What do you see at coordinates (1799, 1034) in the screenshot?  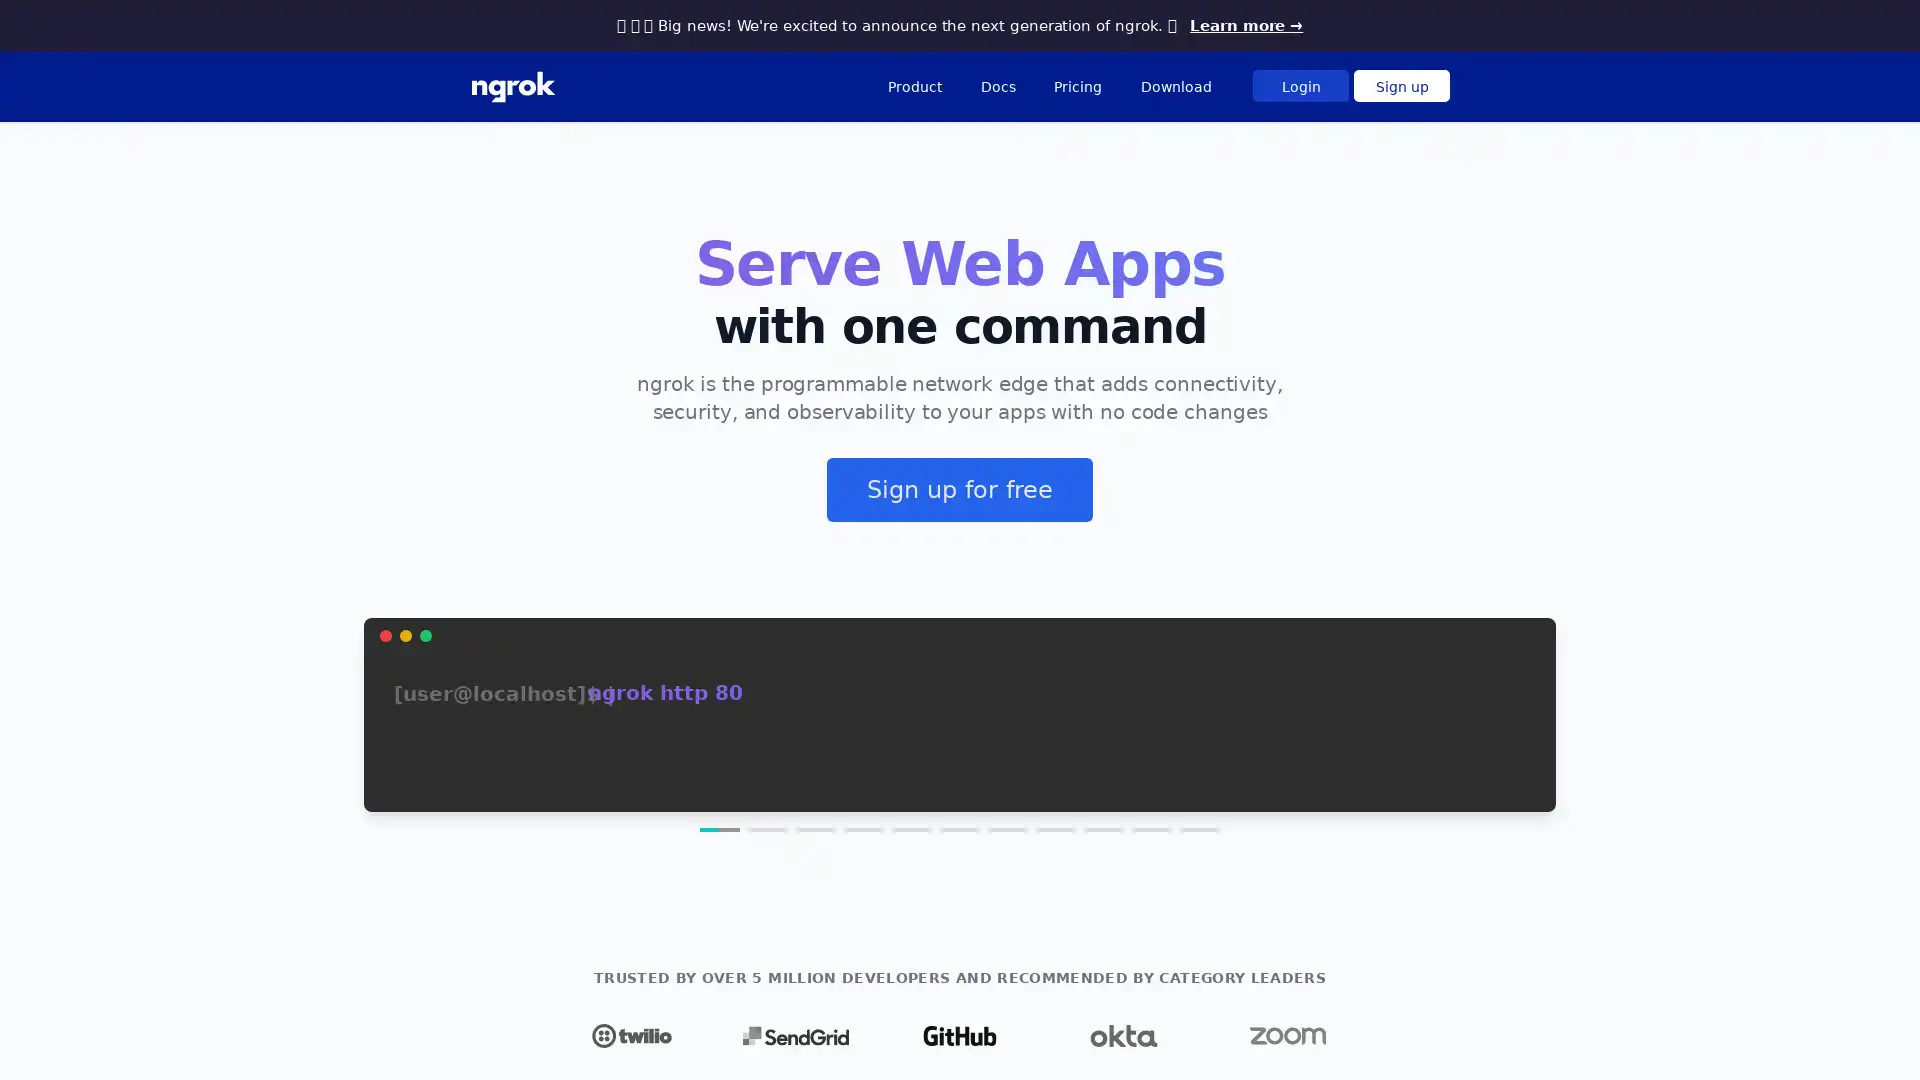 I see `Ask a question` at bounding box center [1799, 1034].